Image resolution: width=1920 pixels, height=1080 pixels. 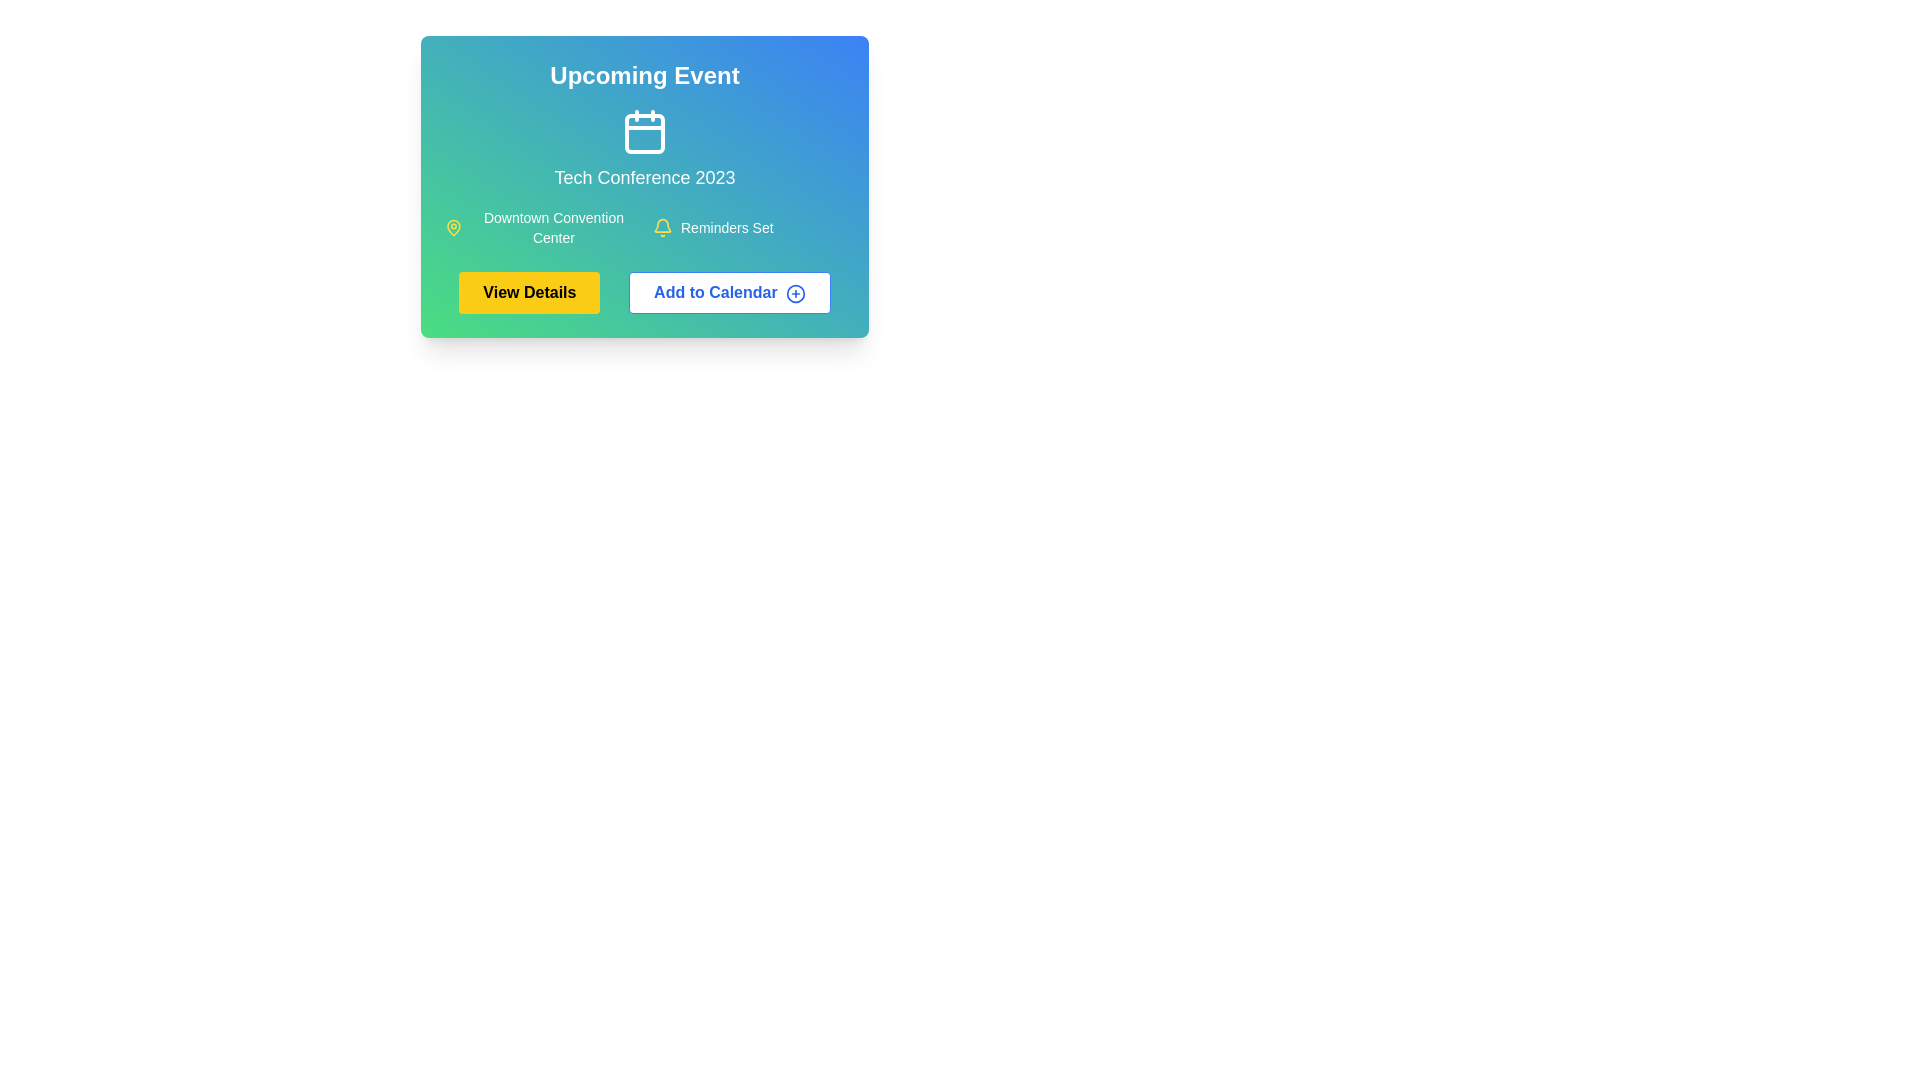 I want to click on the yellow bell-shaped notification icon located to the left of the 'Reminders Set' text, so click(x=662, y=226).